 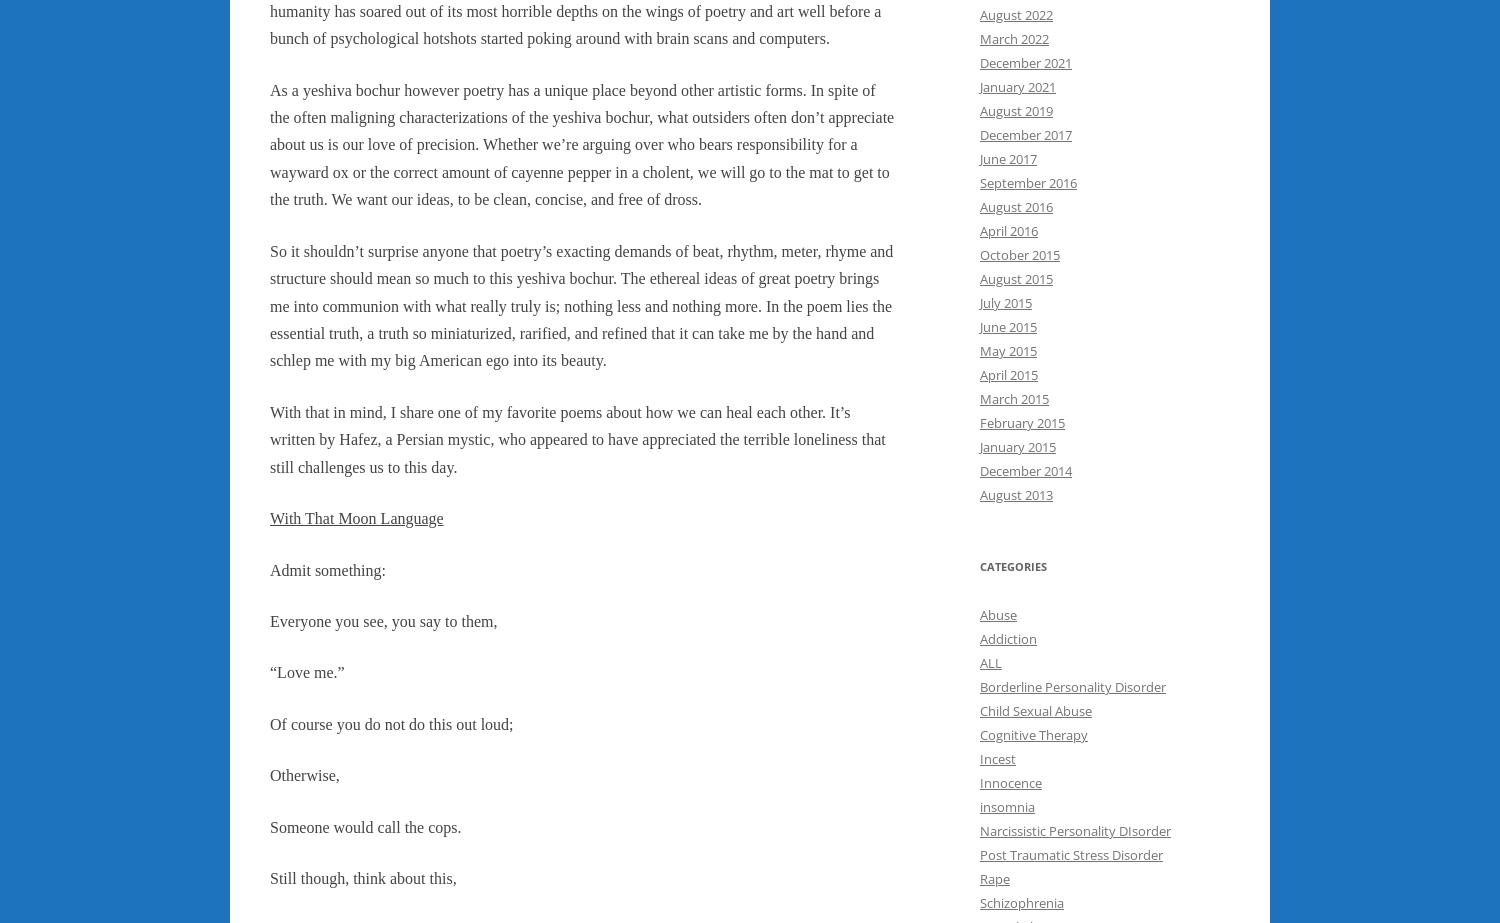 I want to click on 'With That Moon Language', so click(x=355, y=517).